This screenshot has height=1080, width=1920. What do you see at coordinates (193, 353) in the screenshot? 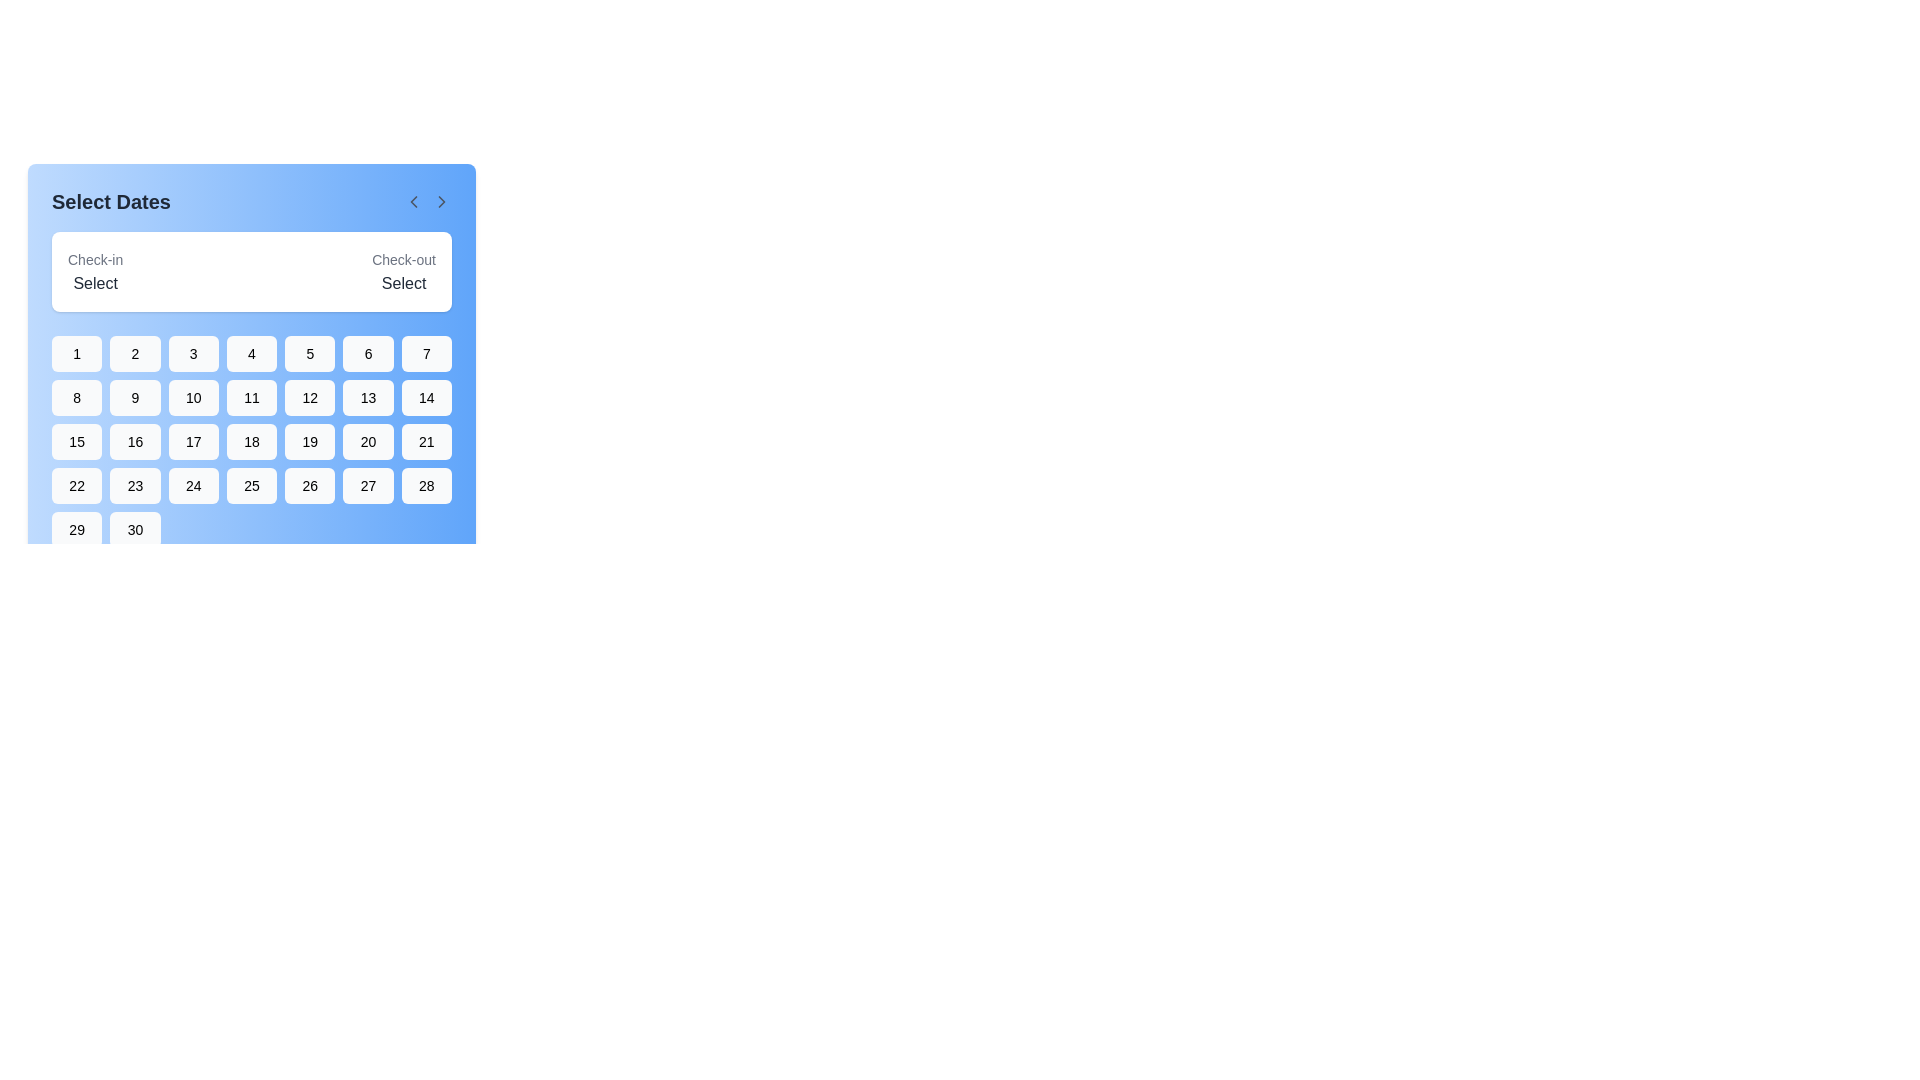
I see `the date '3' button in the calendar component, which is the third cell of the first row in the calendar layout` at bounding box center [193, 353].